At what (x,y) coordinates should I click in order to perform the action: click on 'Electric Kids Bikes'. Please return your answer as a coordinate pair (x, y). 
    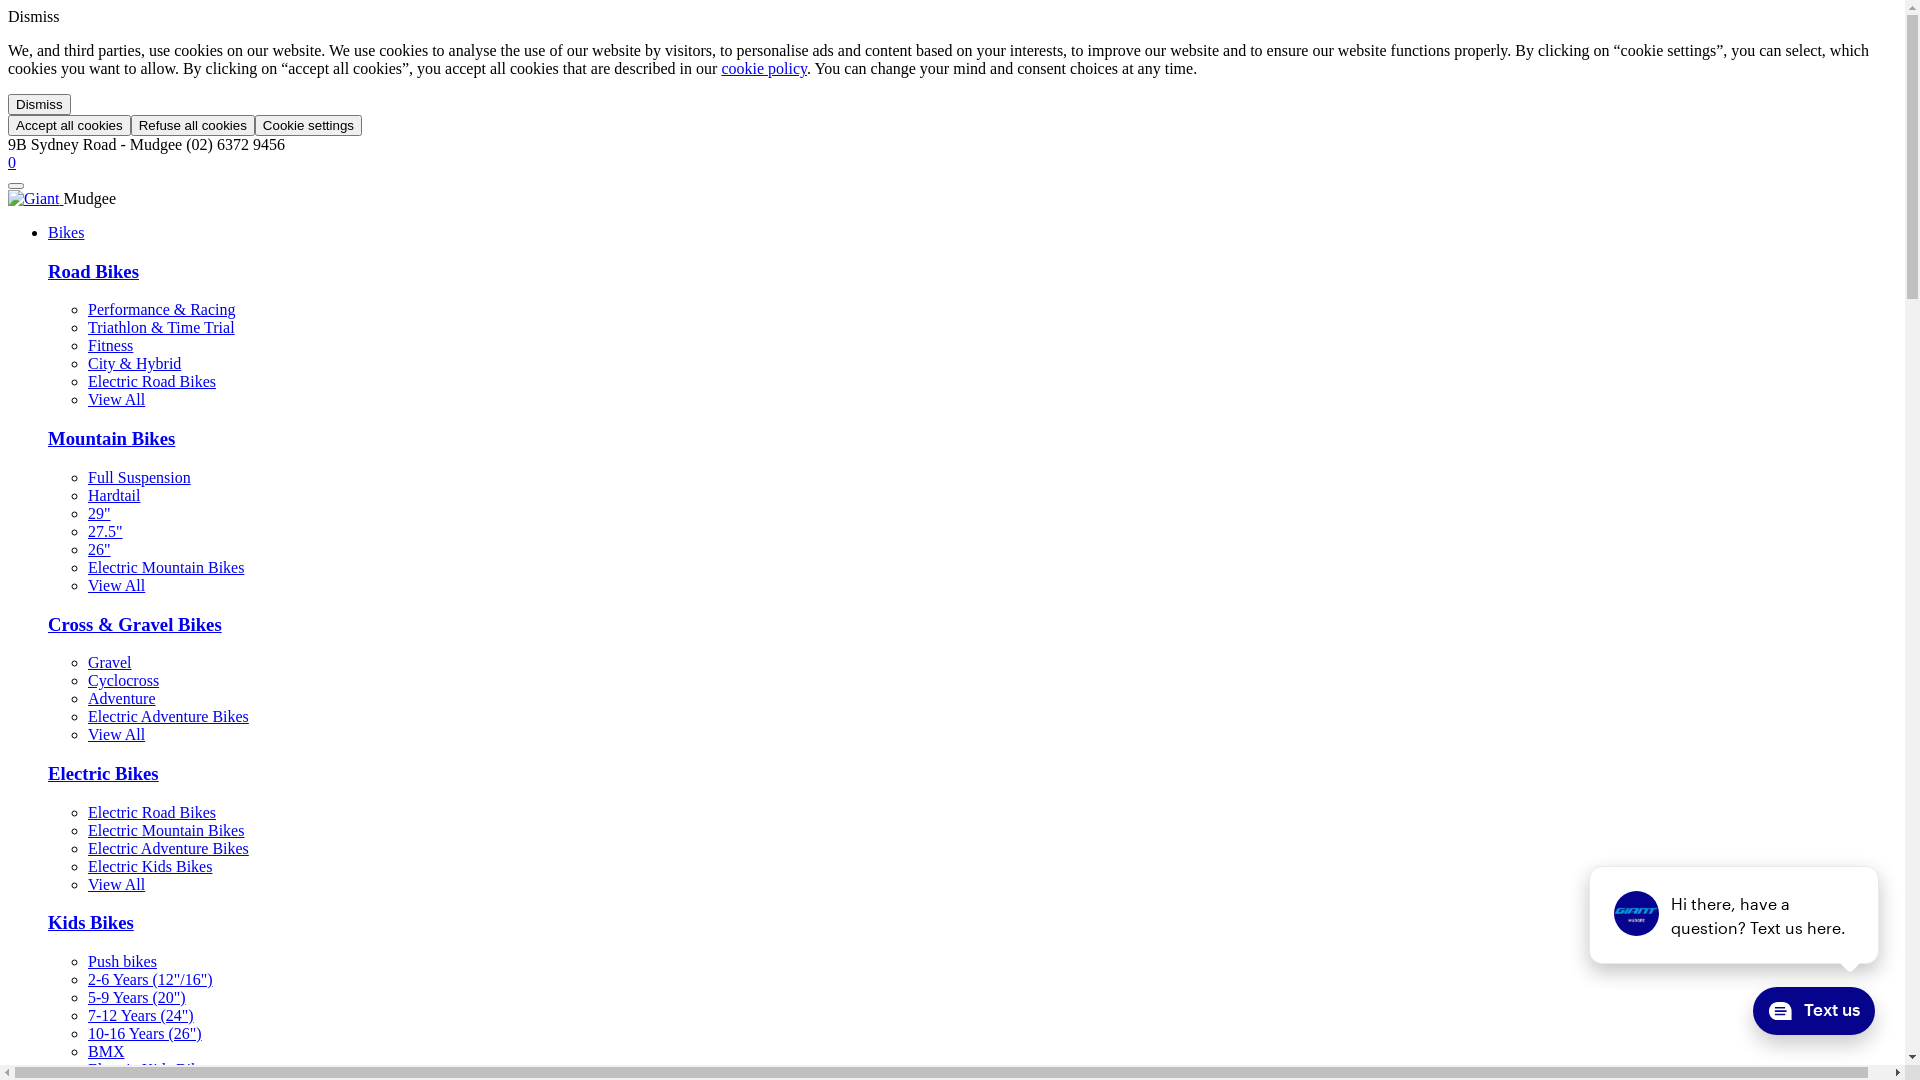
    Looking at the image, I should click on (148, 1068).